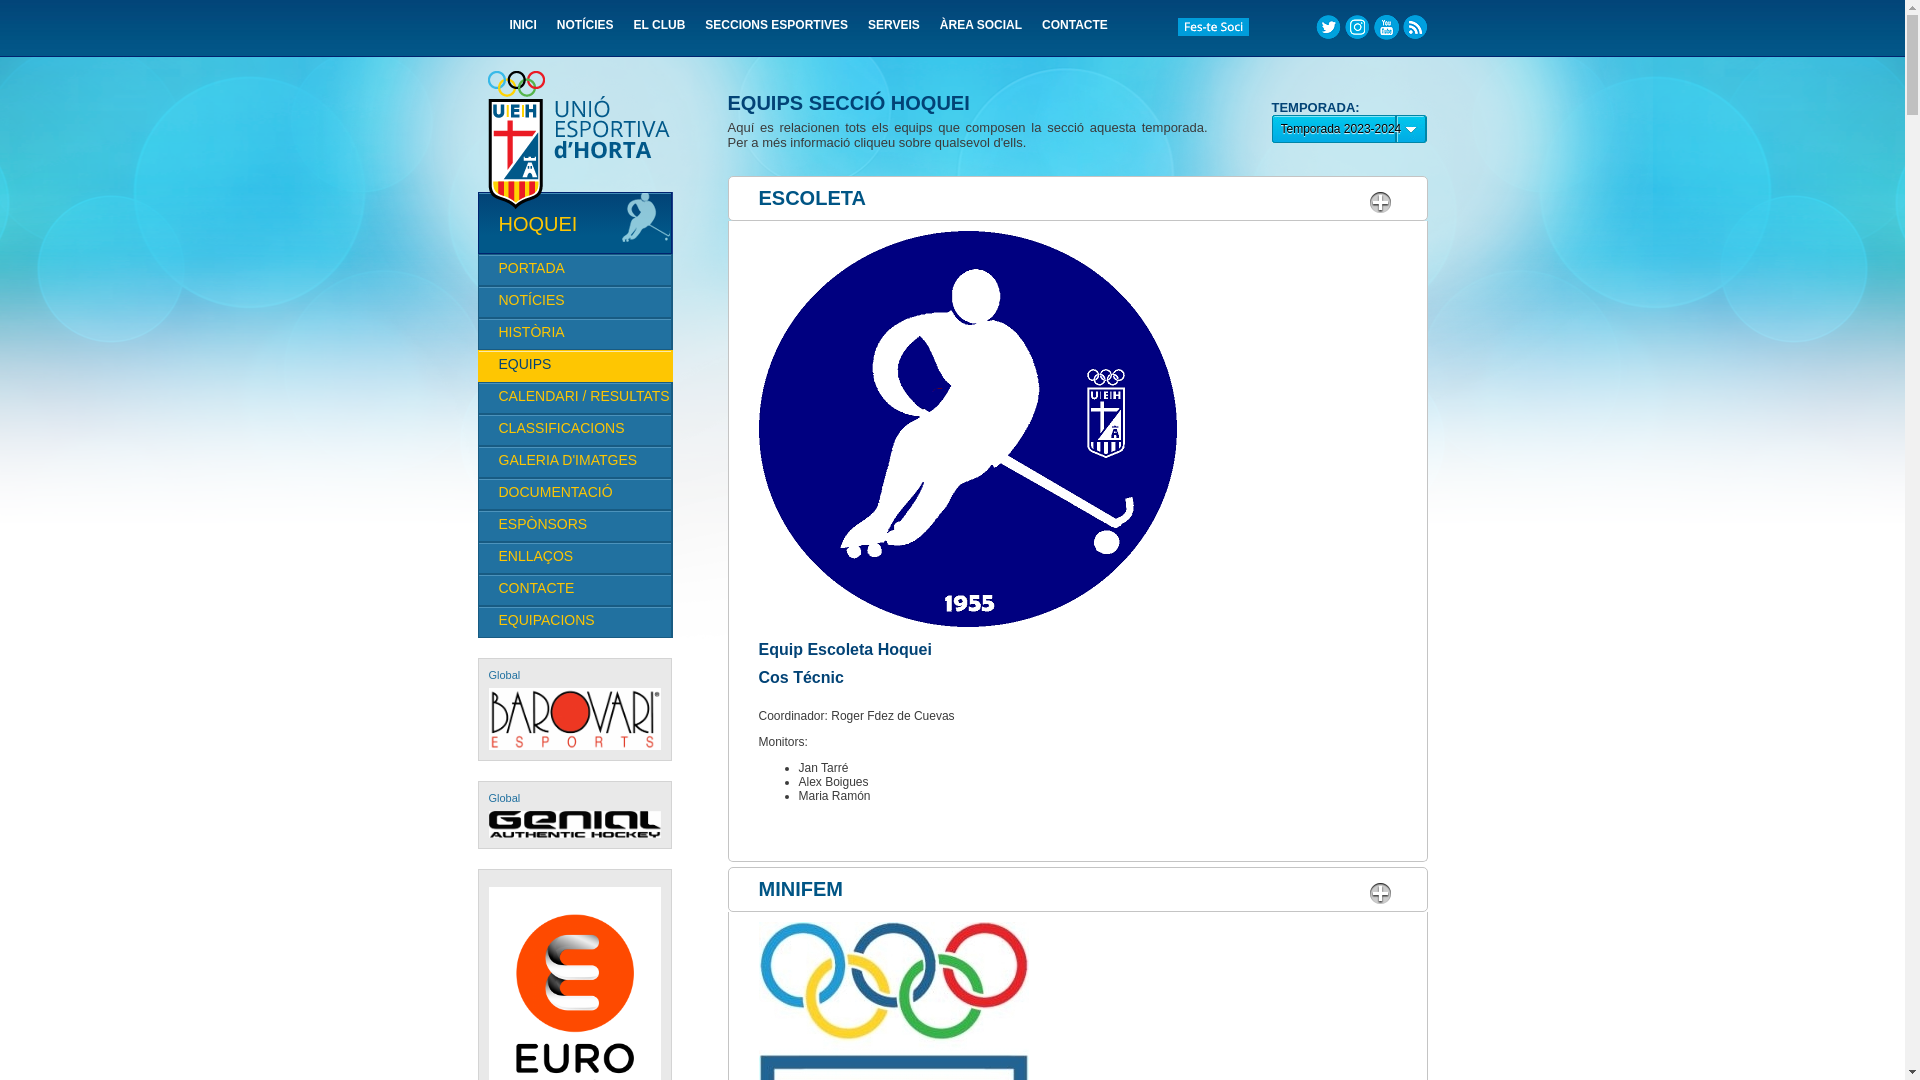  What do you see at coordinates (574, 428) in the screenshot?
I see `'CLASSIFICACIONS'` at bounding box center [574, 428].